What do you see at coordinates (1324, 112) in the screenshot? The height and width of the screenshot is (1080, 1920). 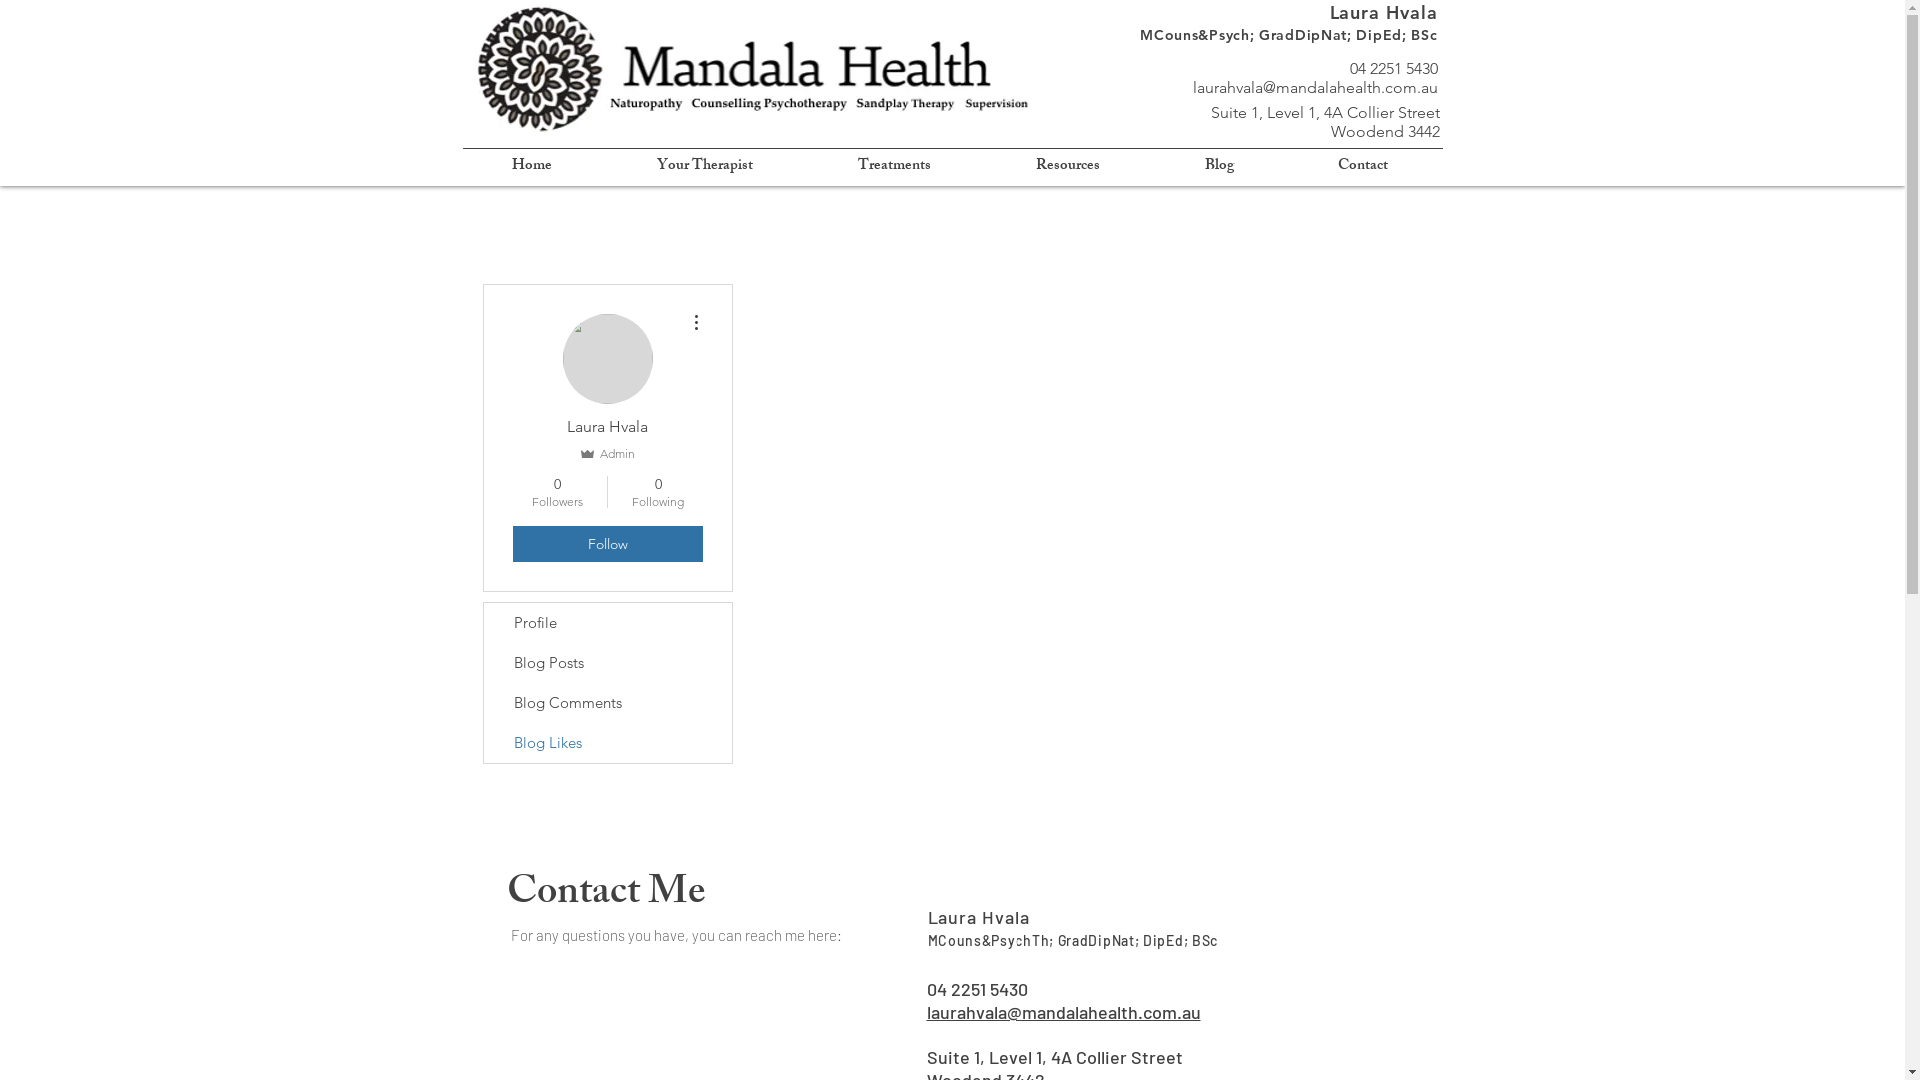 I see `'Suite 1, Level 1, 4A Collier Street'` at bounding box center [1324, 112].